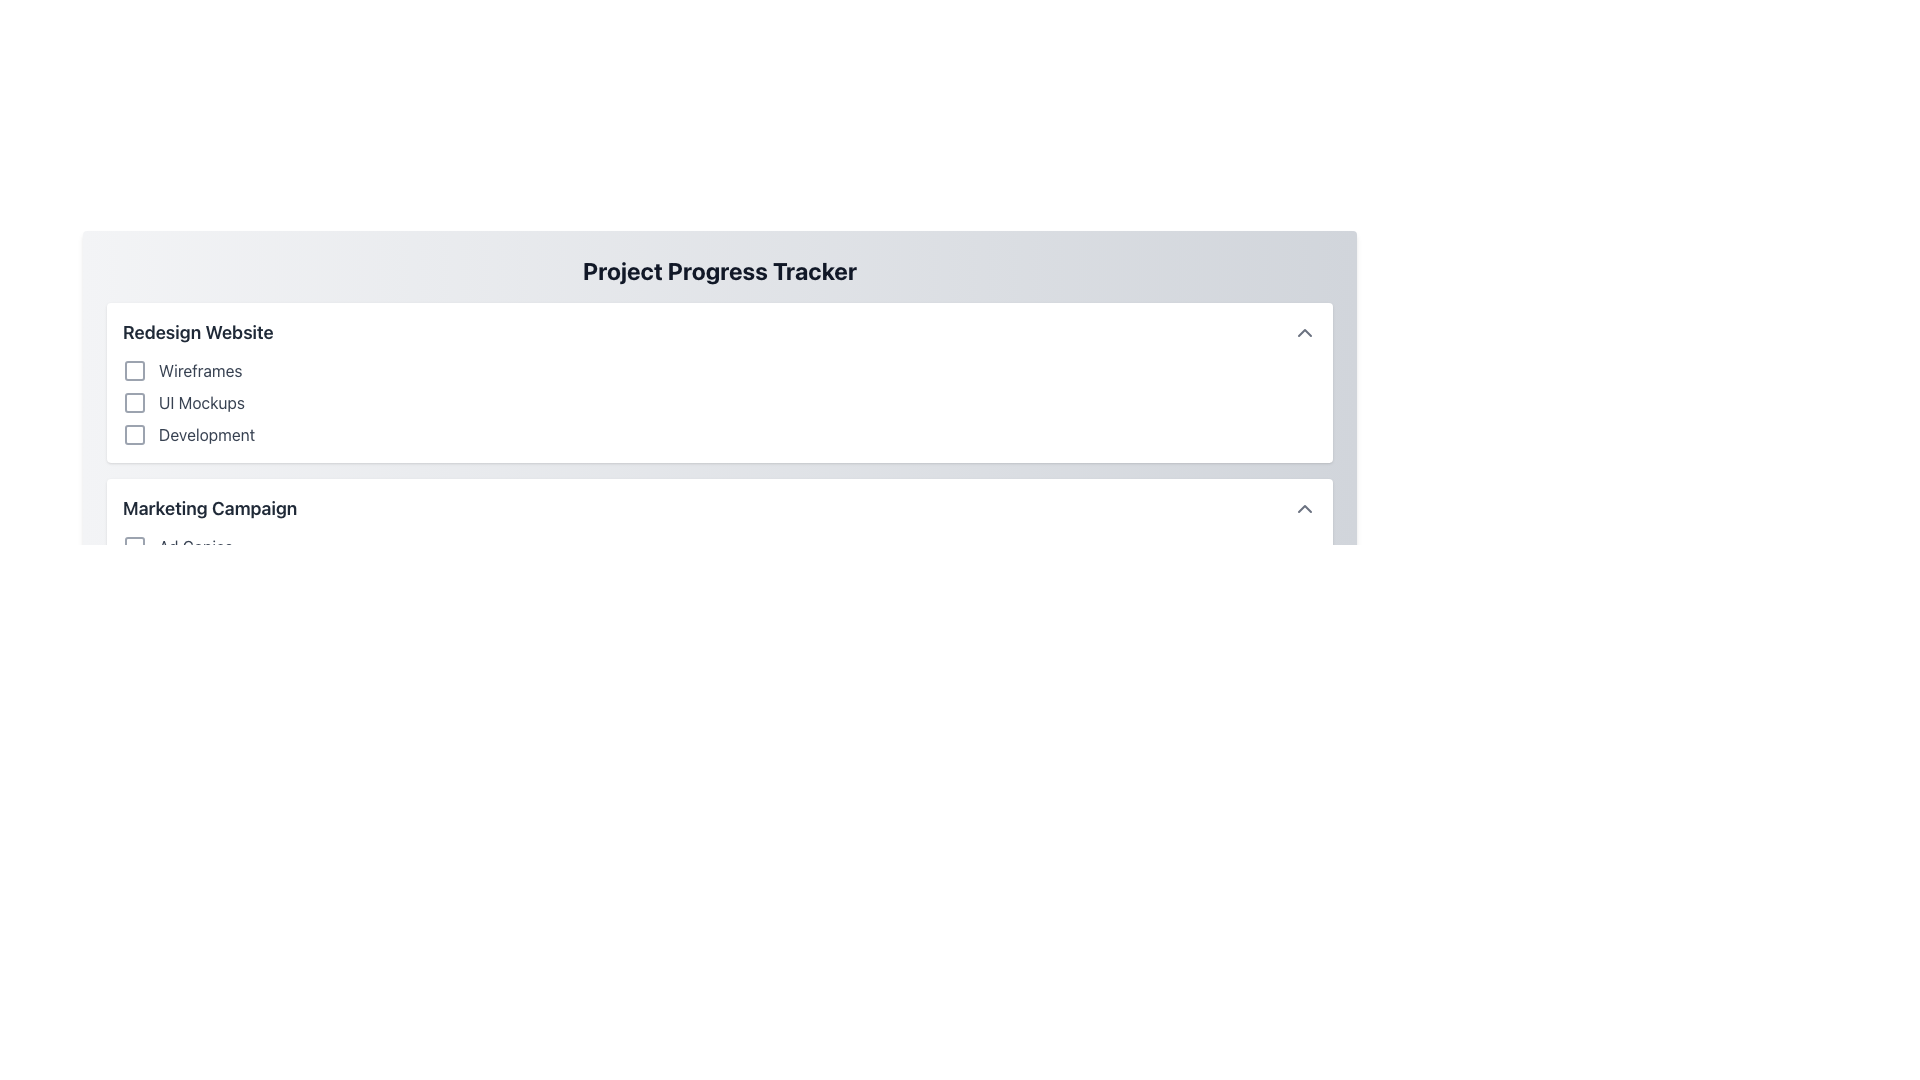 Image resolution: width=1920 pixels, height=1080 pixels. I want to click on the checkbox with a red border next to the text label 'Development' in the checklist under 'Redesign Website', so click(133, 434).